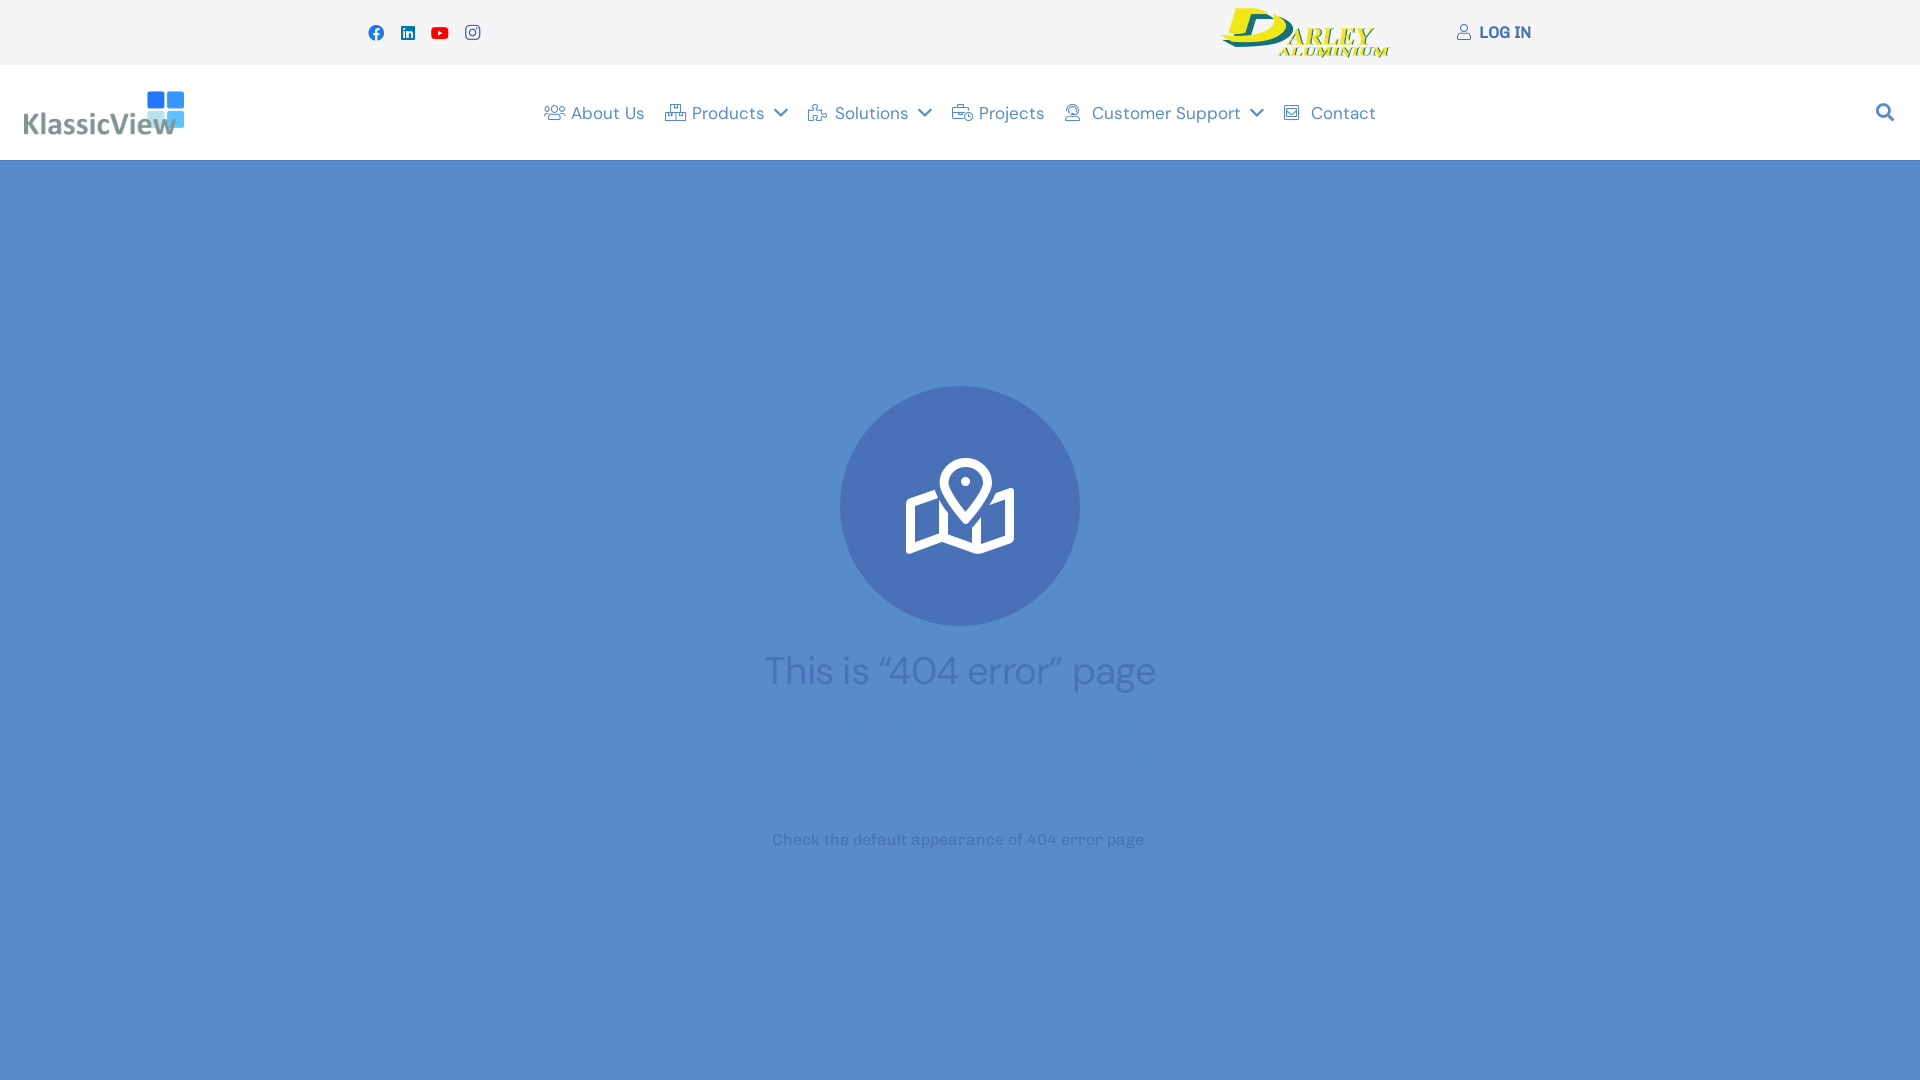 This screenshot has width=1920, height=1080. I want to click on 'Projects', so click(998, 112).